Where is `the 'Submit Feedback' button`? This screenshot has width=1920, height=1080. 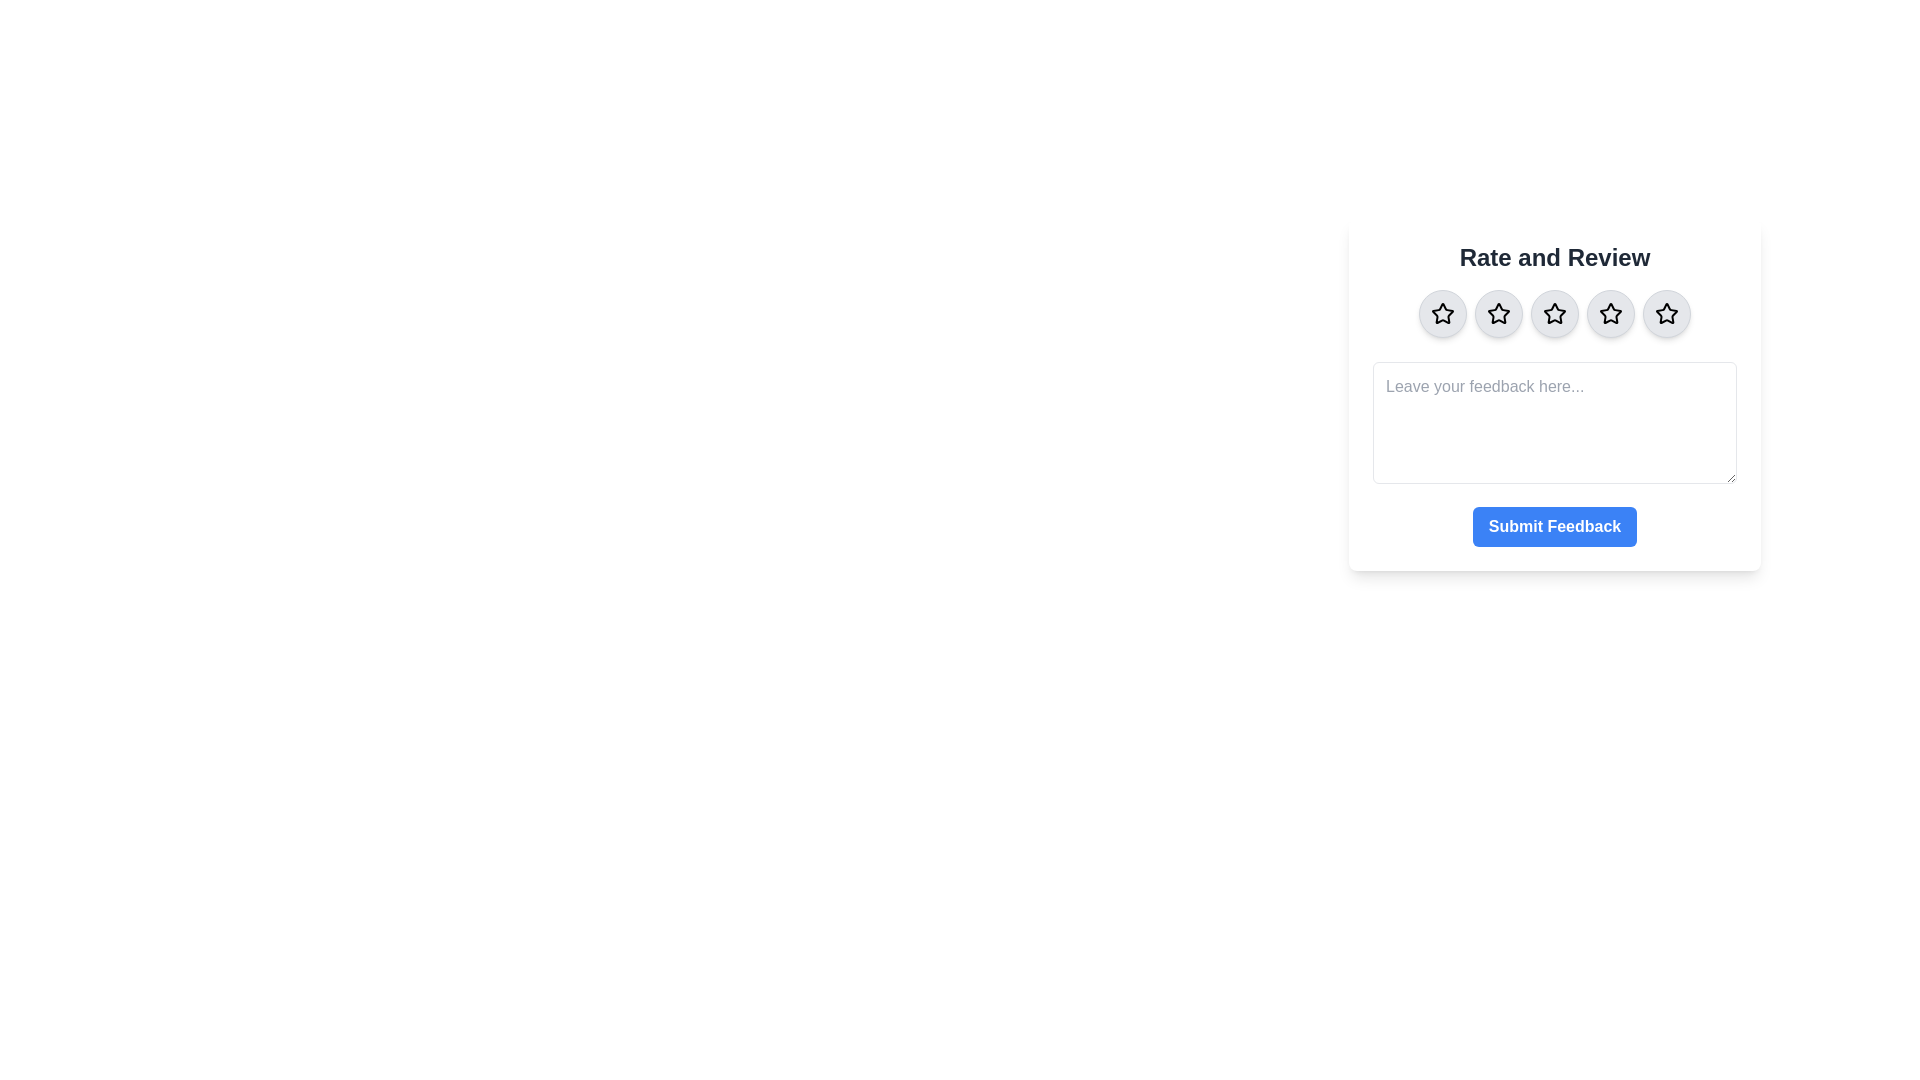 the 'Submit Feedback' button is located at coordinates (1554, 526).